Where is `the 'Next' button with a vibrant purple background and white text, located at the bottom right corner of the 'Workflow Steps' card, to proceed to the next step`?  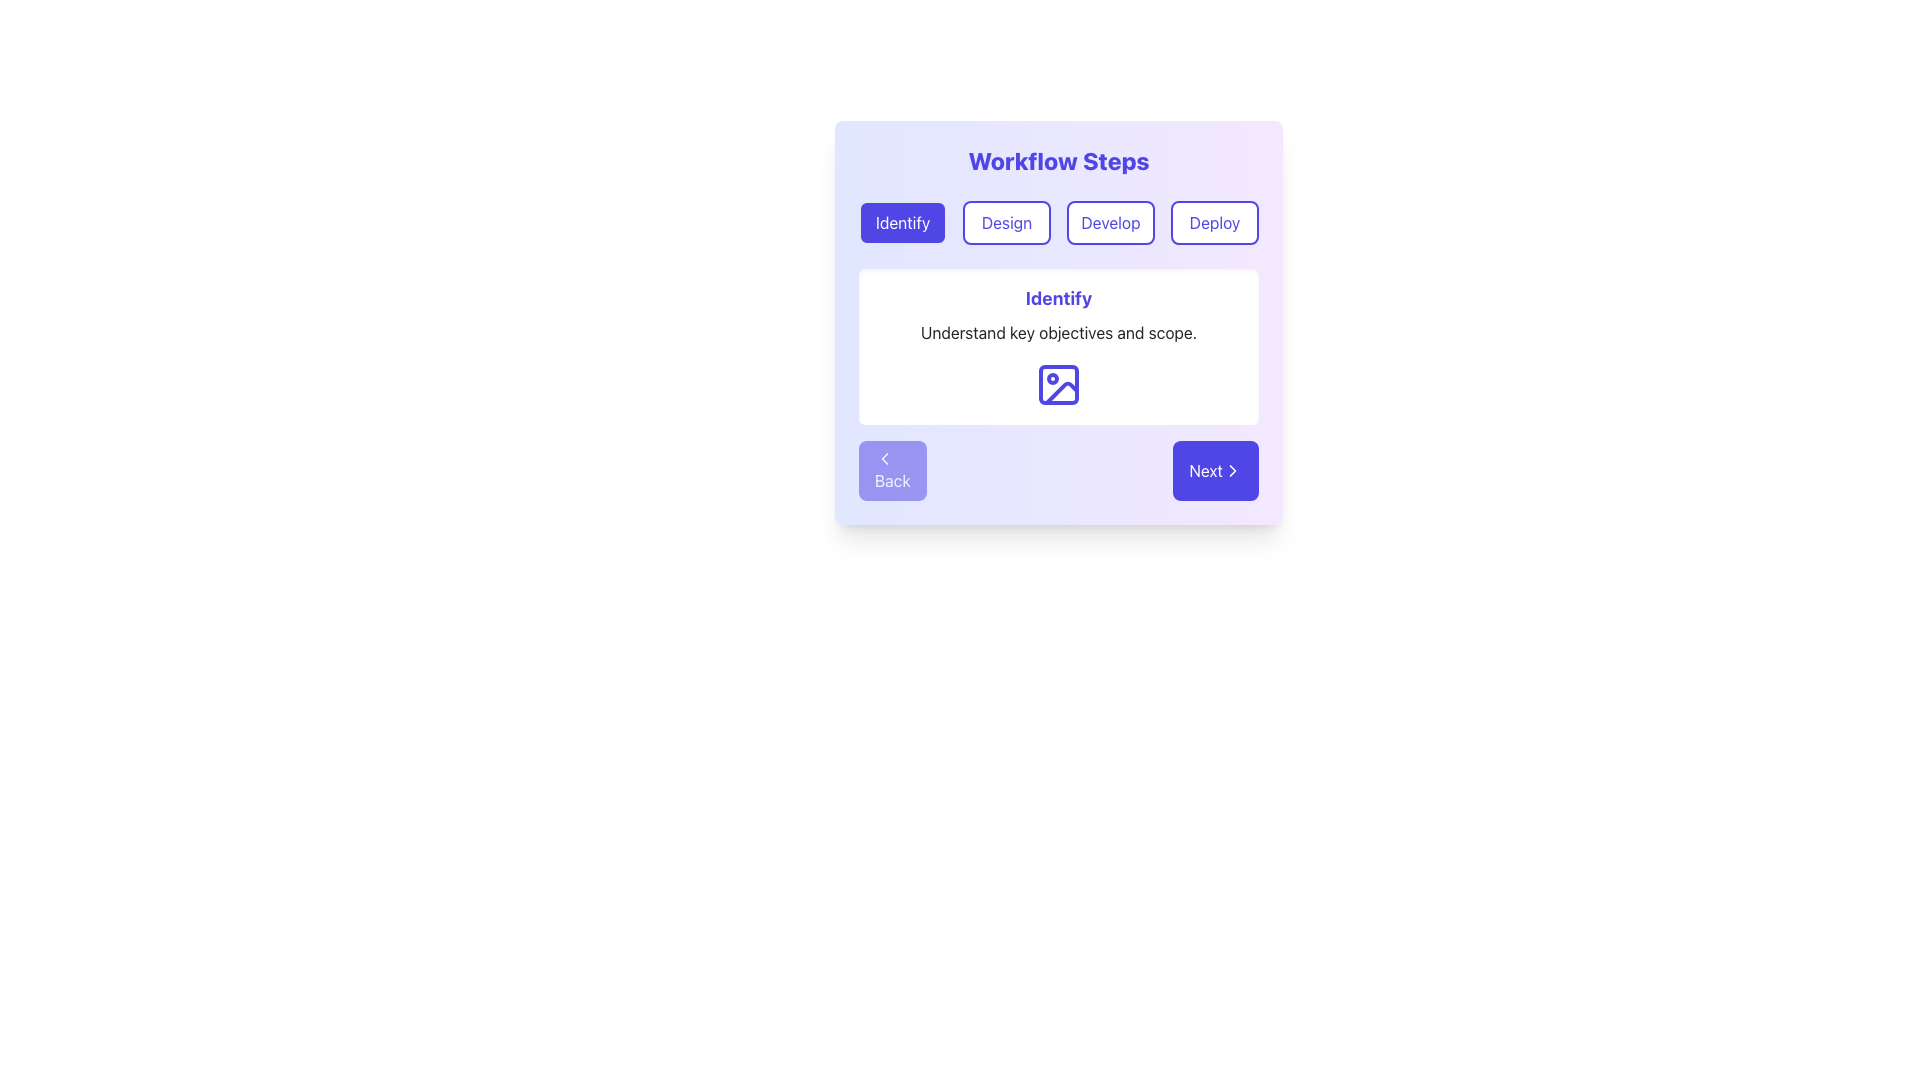
the 'Next' button with a vibrant purple background and white text, located at the bottom right corner of the 'Workflow Steps' card, to proceed to the next step is located at coordinates (1215, 470).